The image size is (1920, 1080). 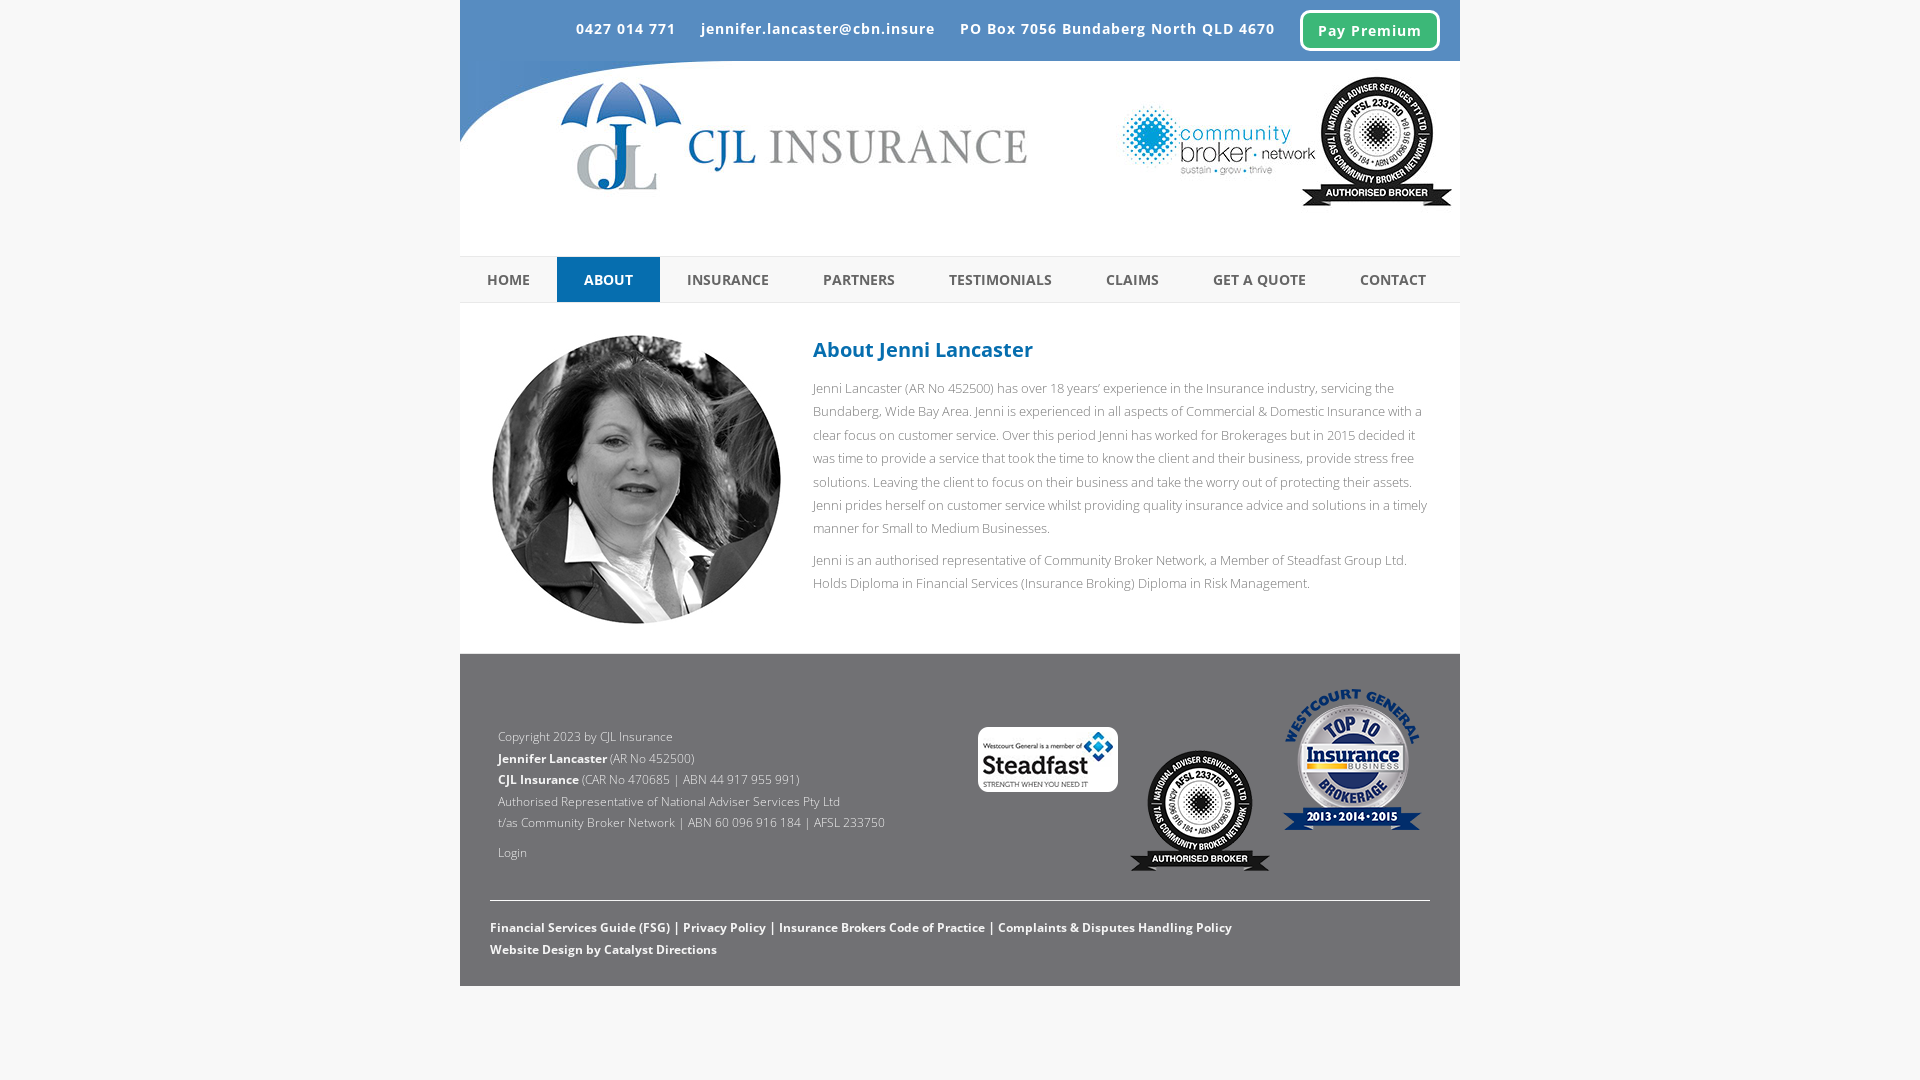 I want to click on 'HOME', so click(x=508, y=279).